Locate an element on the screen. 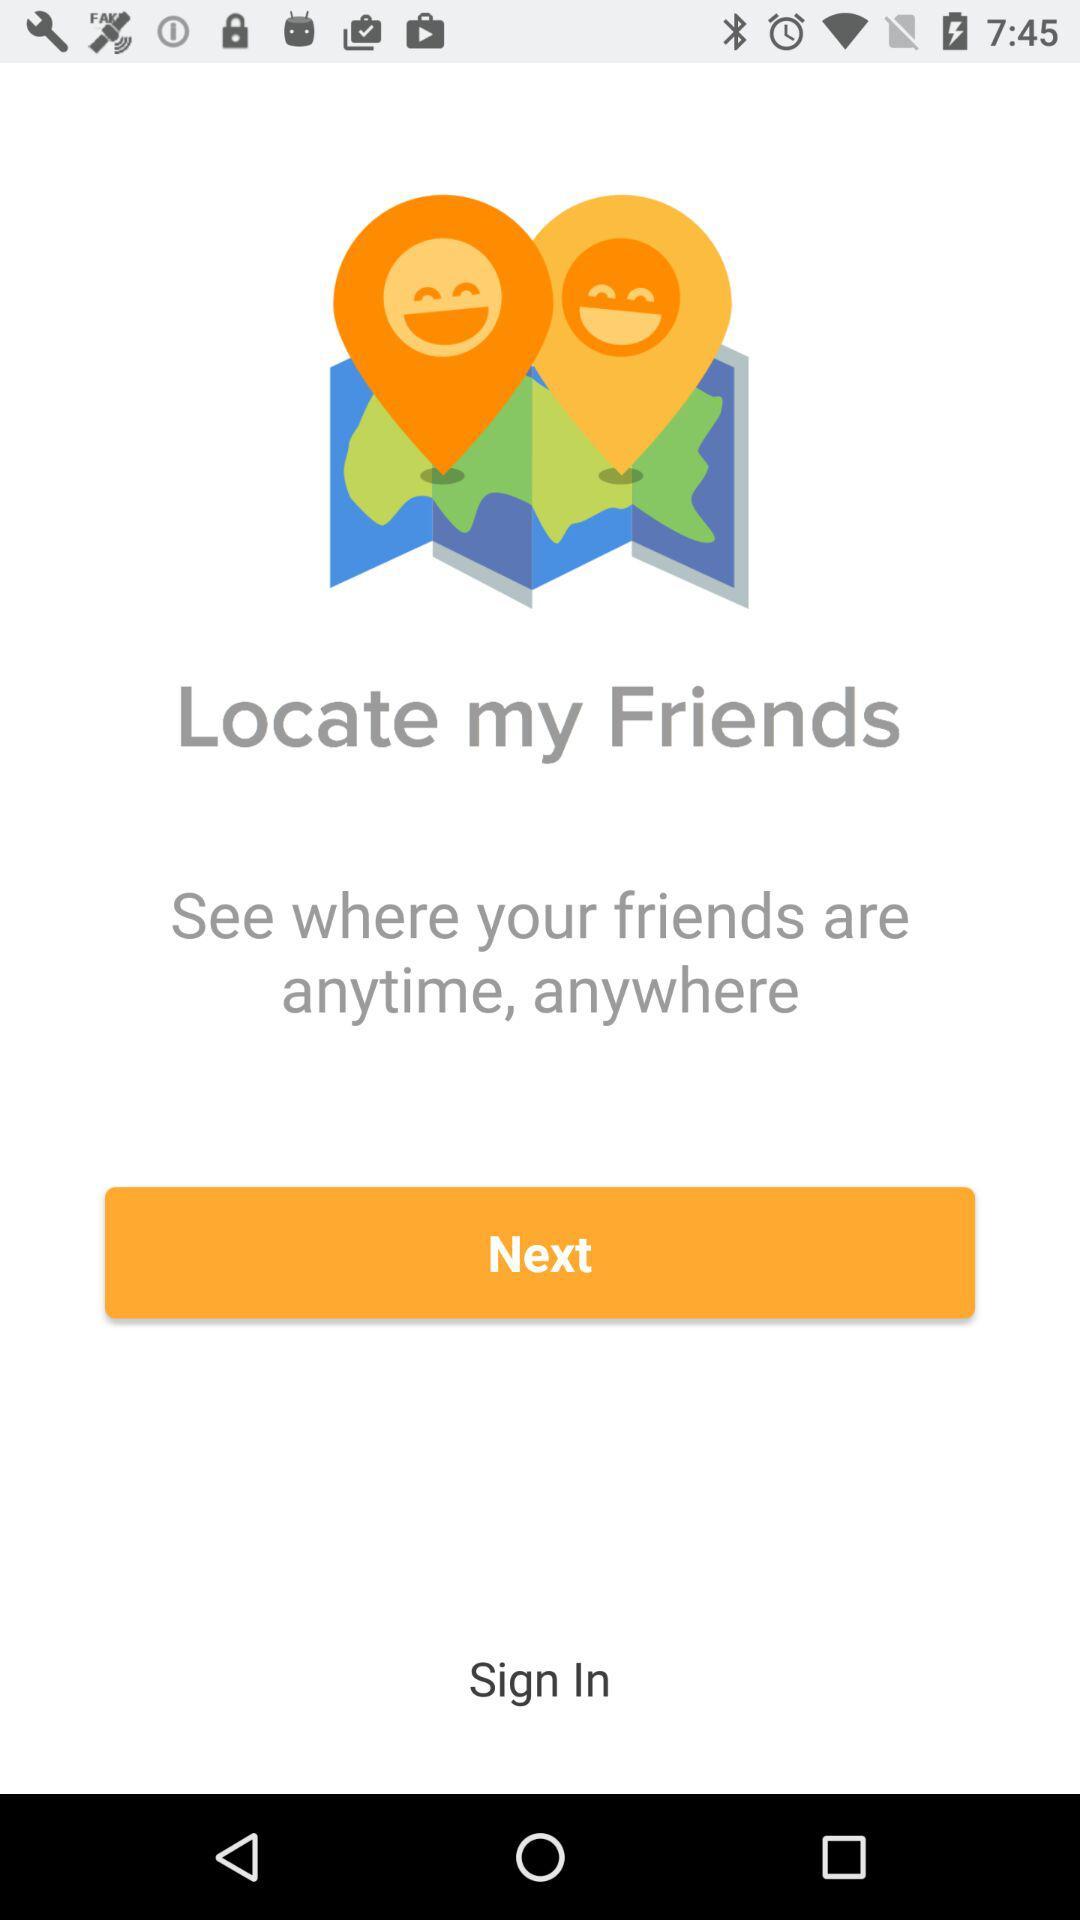 The height and width of the screenshot is (1920, 1080). the next item is located at coordinates (540, 1251).